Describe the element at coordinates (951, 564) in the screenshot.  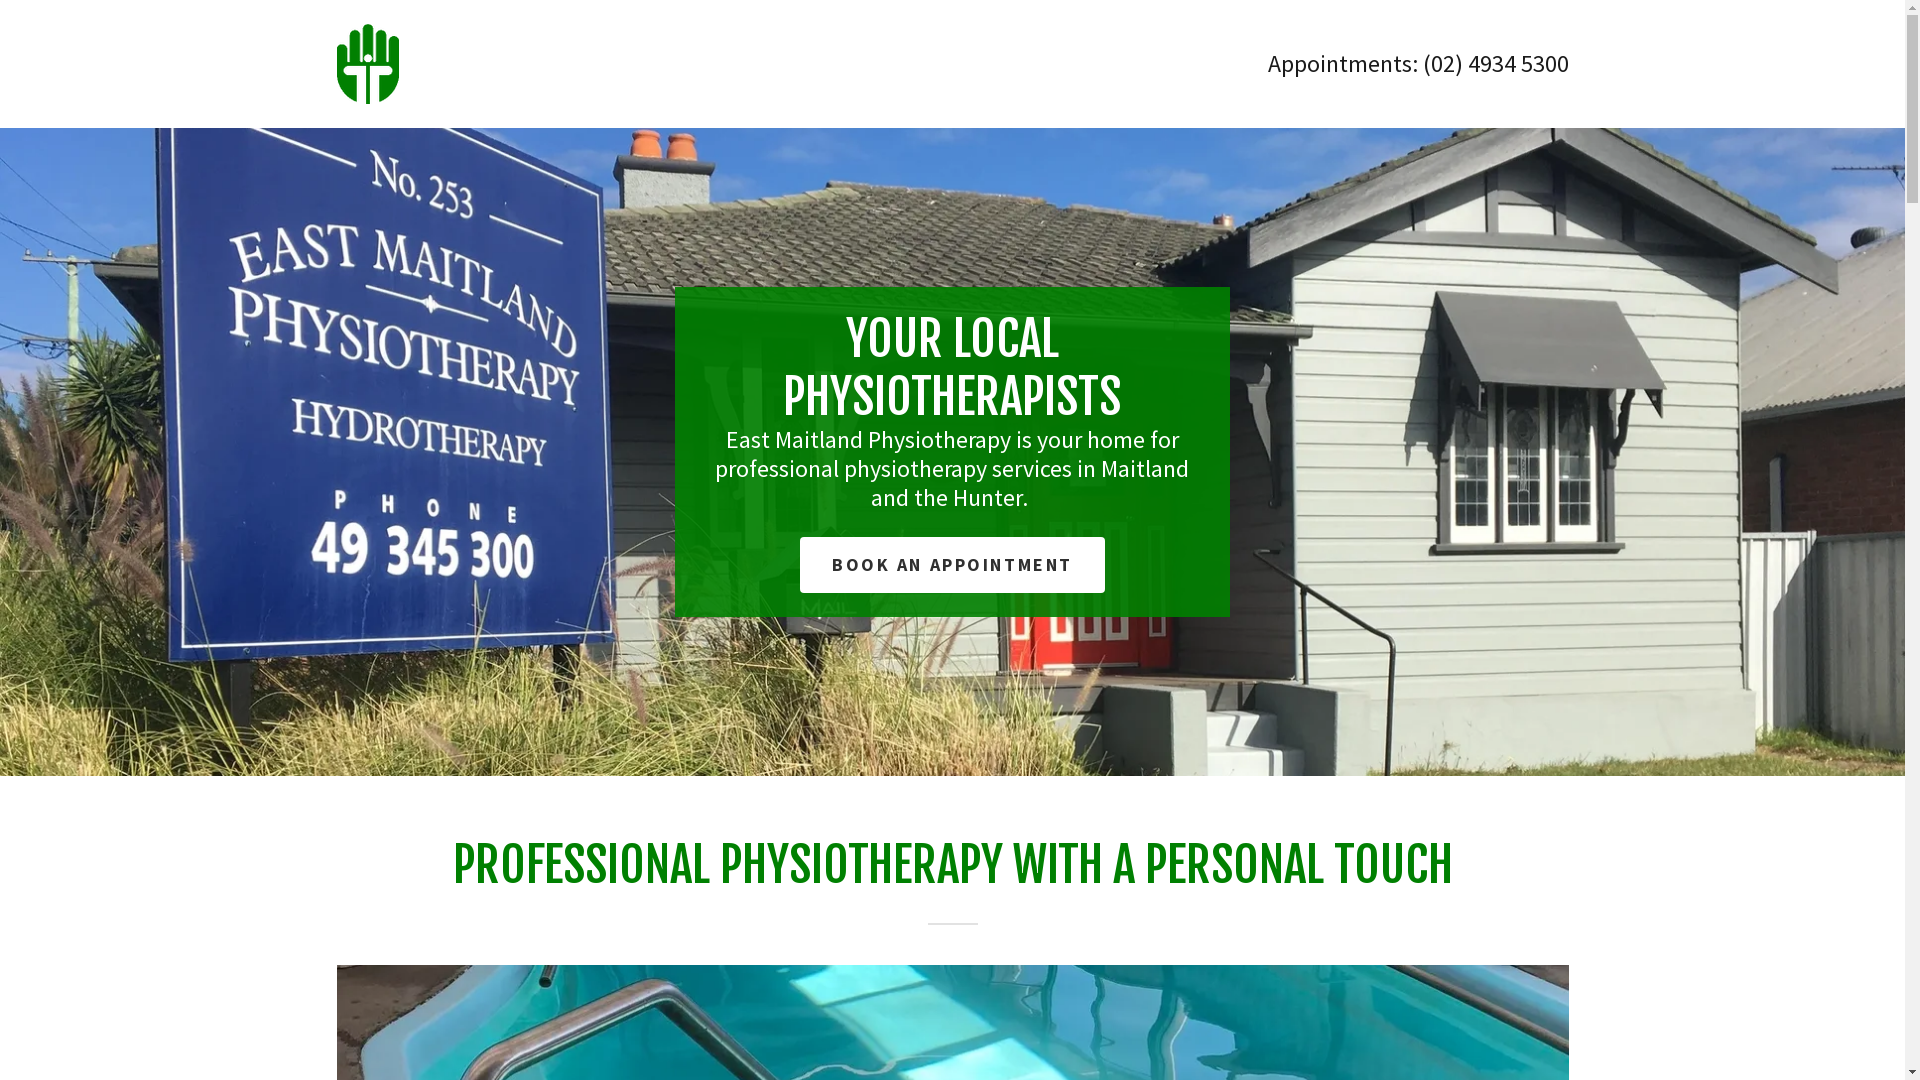
I see `'BOOK AN APPOINTMENT'` at that location.